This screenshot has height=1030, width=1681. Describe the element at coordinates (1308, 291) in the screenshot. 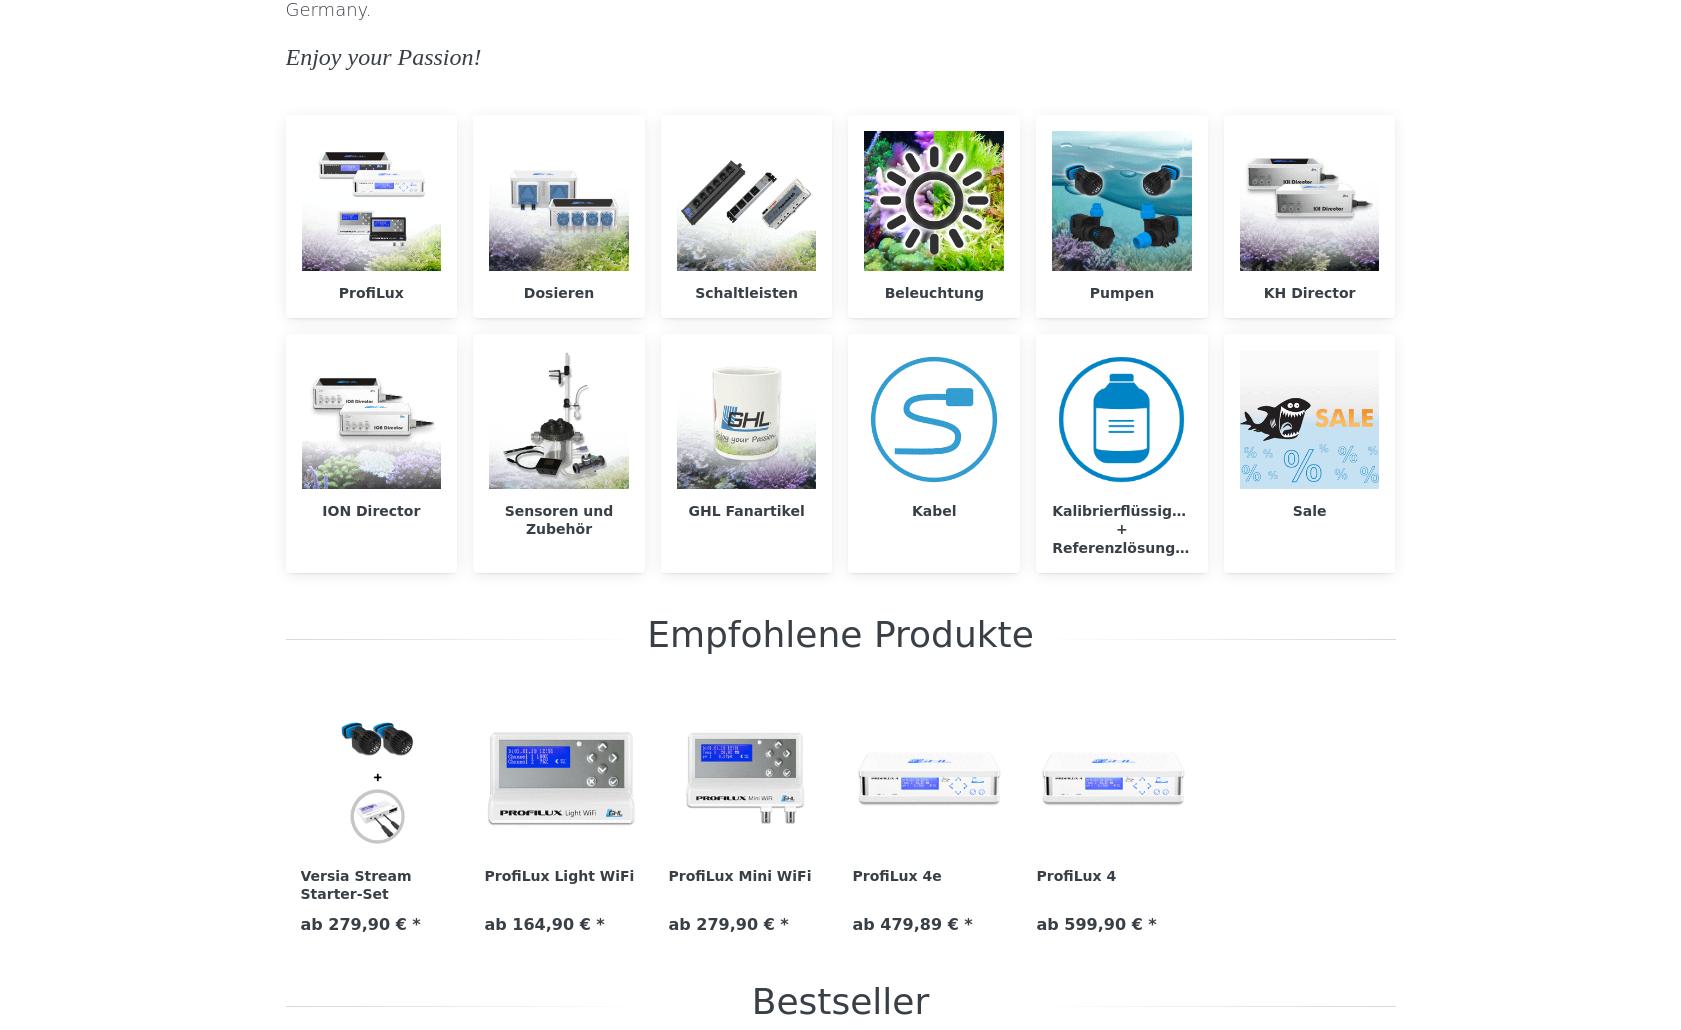

I see `'KH Director'` at that location.